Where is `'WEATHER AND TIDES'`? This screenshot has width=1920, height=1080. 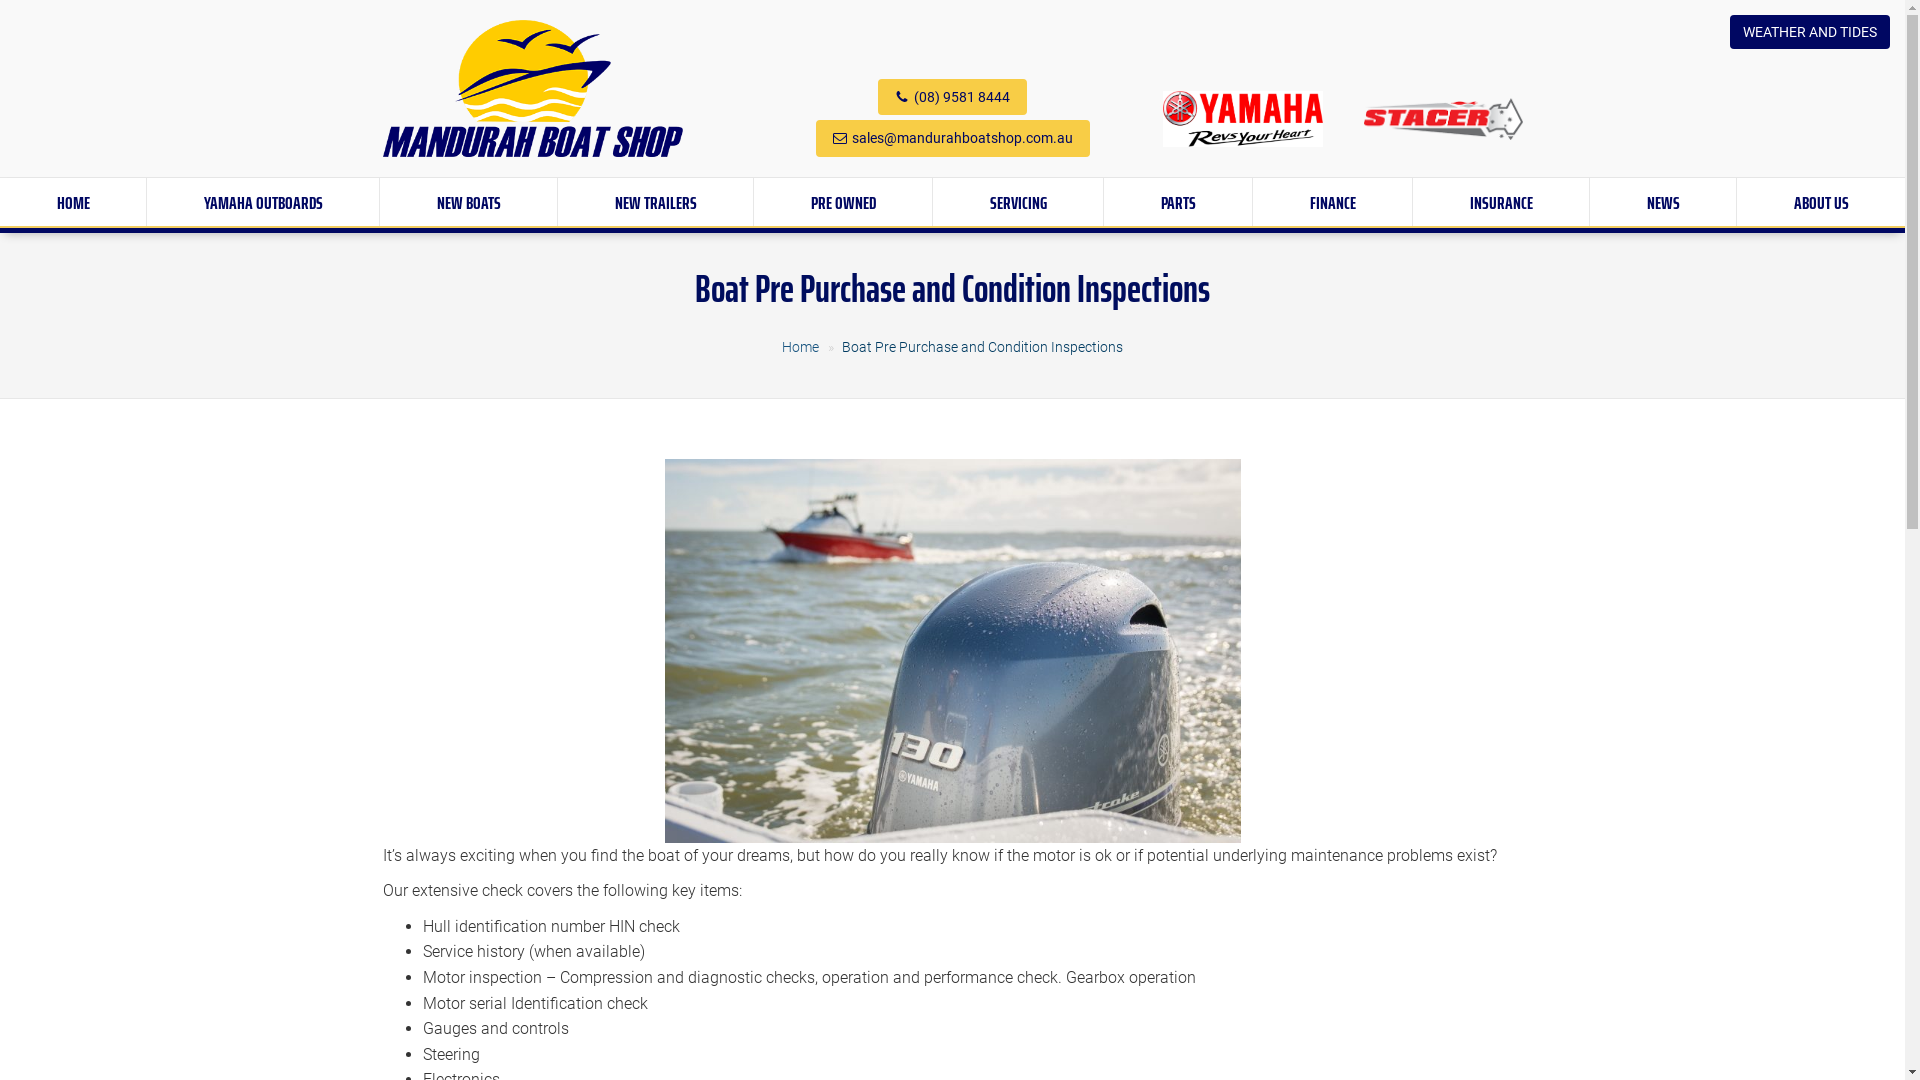 'WEATHER AND TIDES' is located at coordinates (1809, 31).